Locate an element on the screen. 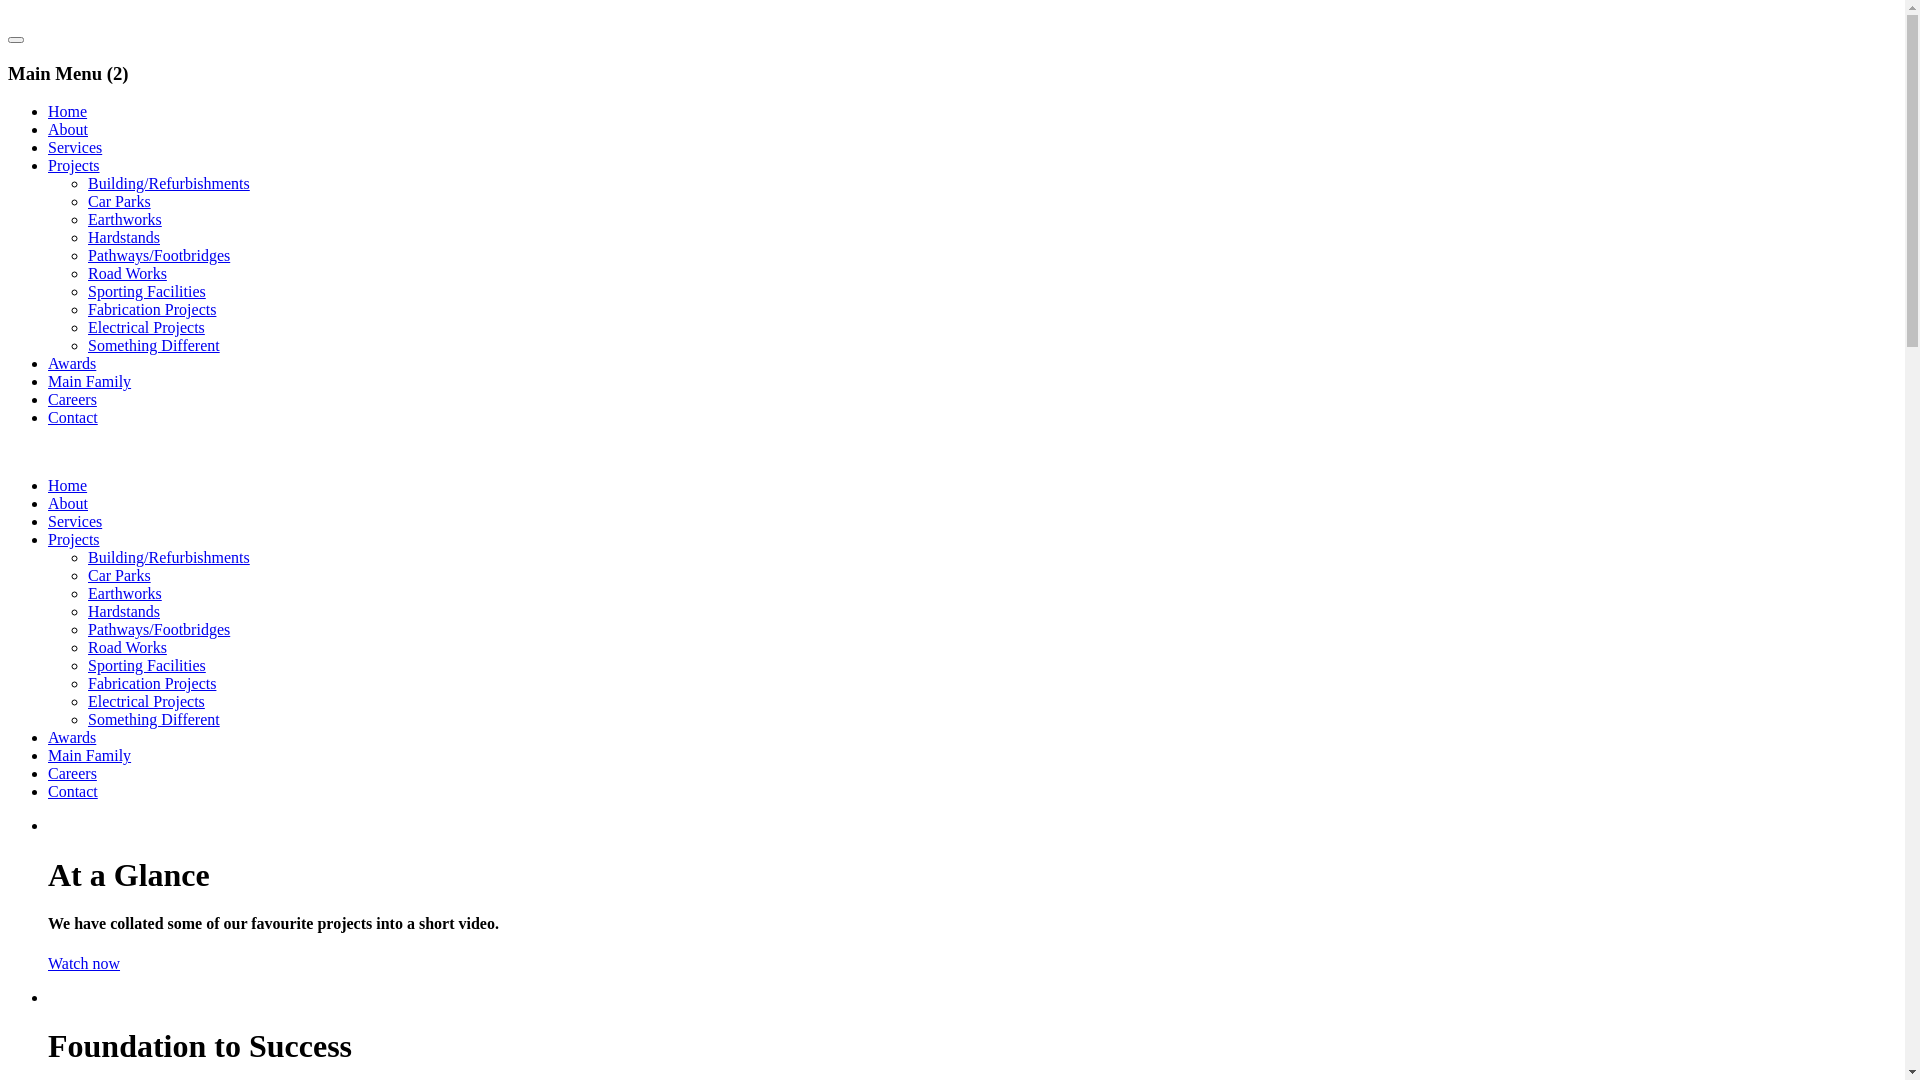 The width and height of the screenshot is (1920, 1080). 'Sporting Facilities' is located at coordinates (146, 291).